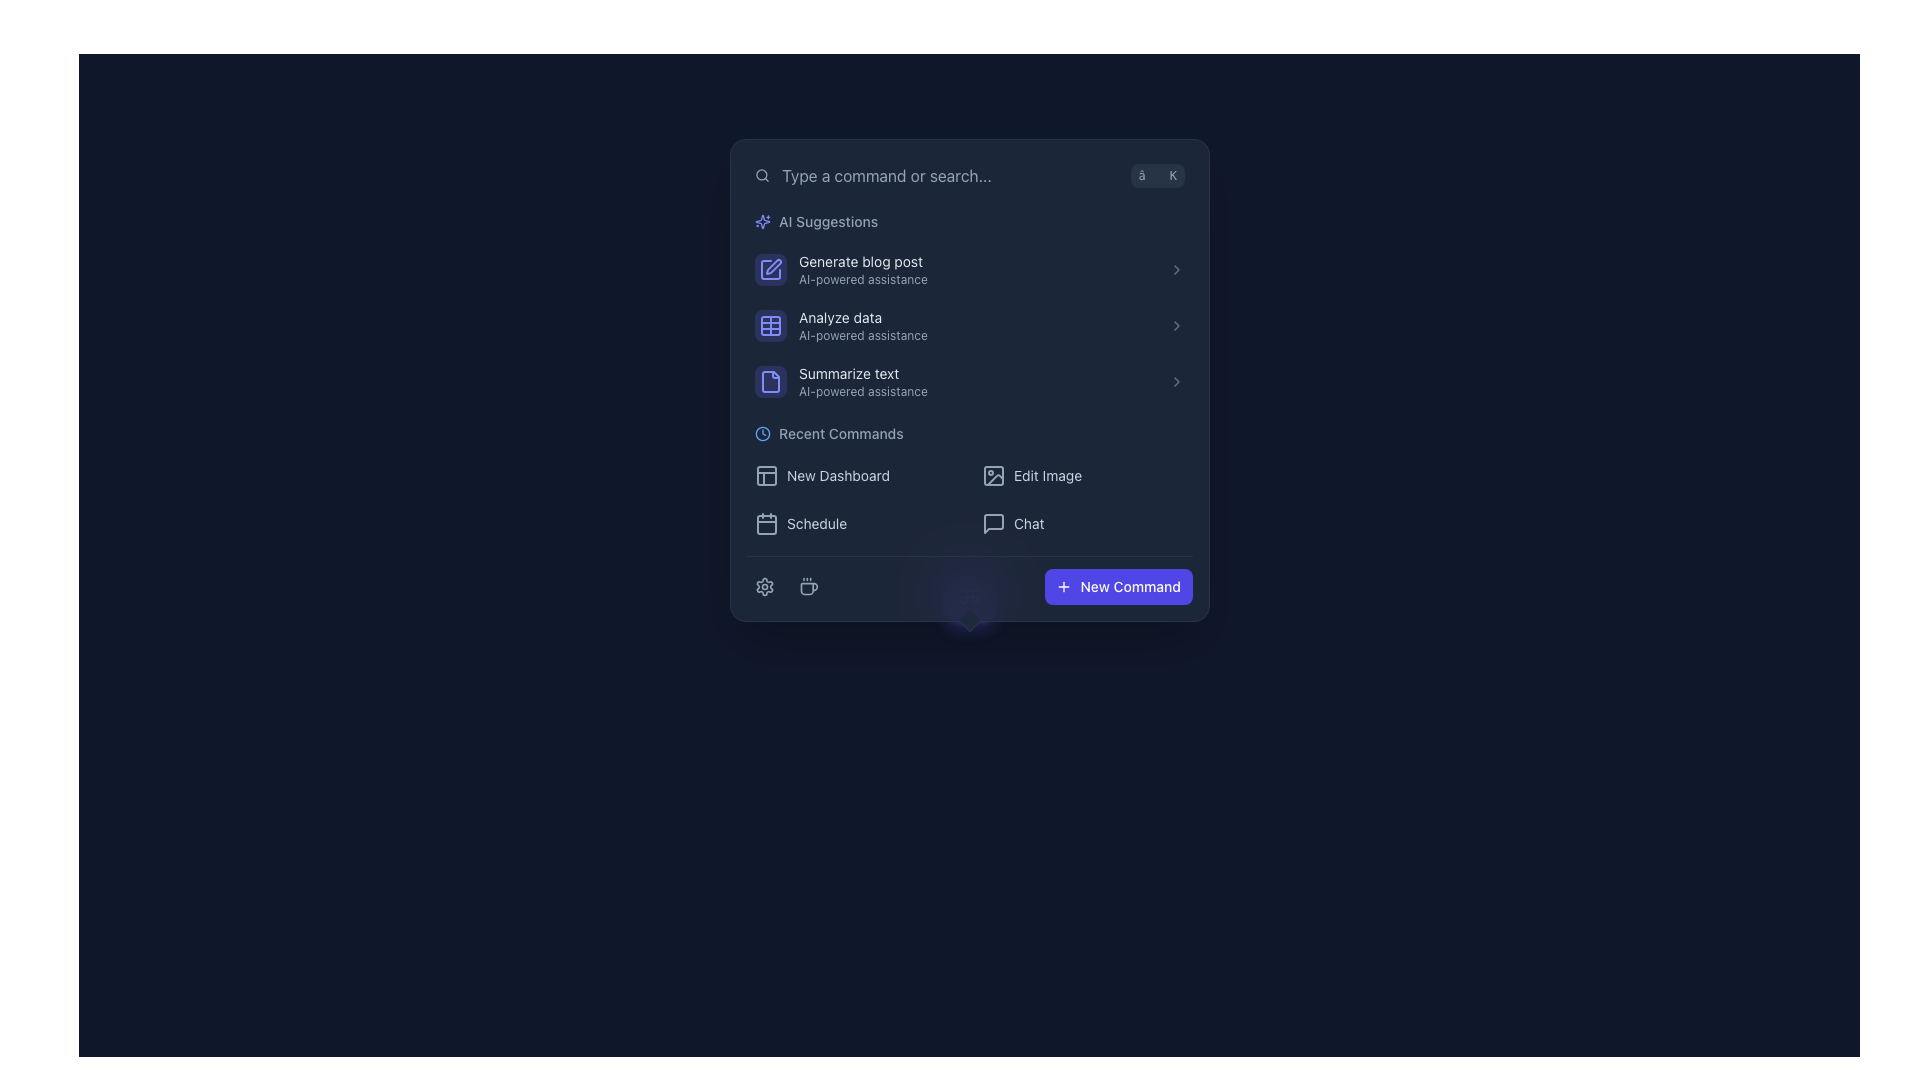  I want to click on the 'Chat' icon located to the left of the 'Chat' text in the menu, so click(993, 523).